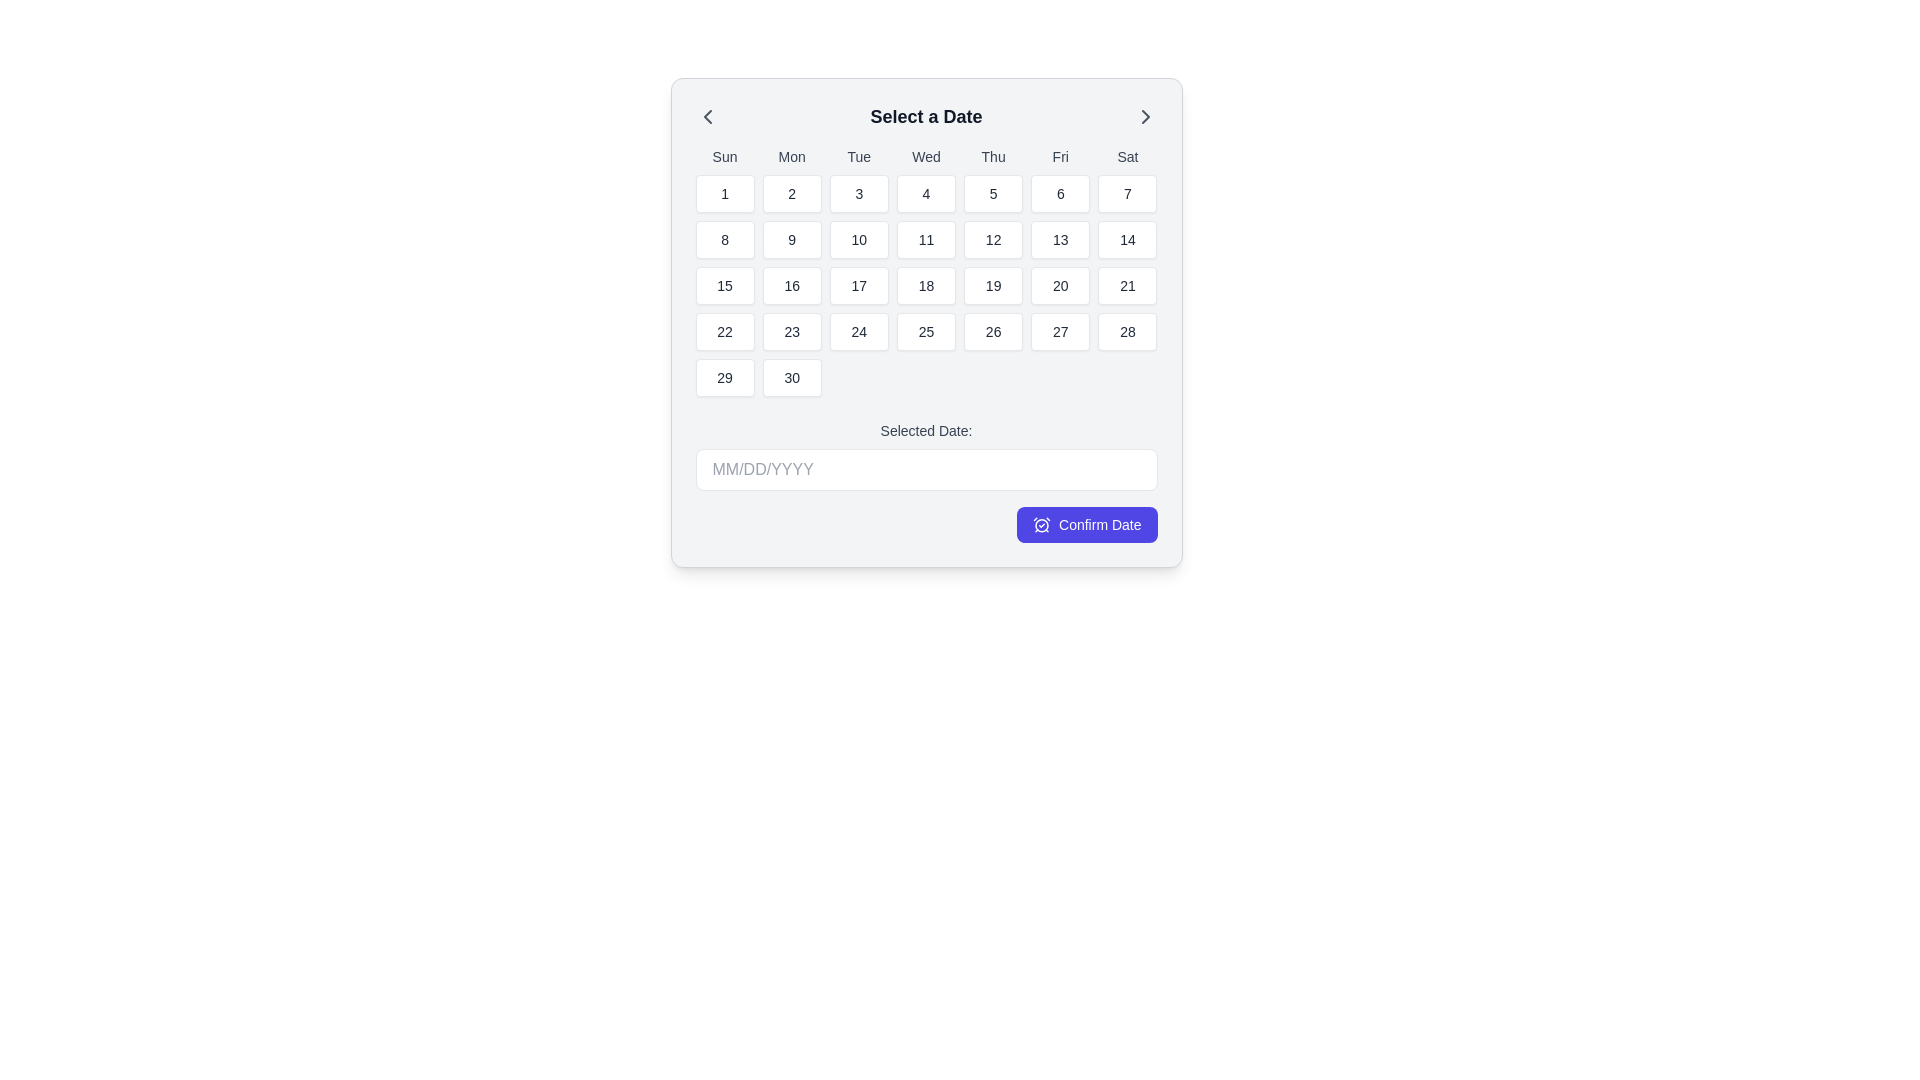  Describe the element at coordinates (723, 156) in the screenshot. I see `the text label displaying 'Sun' in the top-left corner of the calendar grid header` at that location.